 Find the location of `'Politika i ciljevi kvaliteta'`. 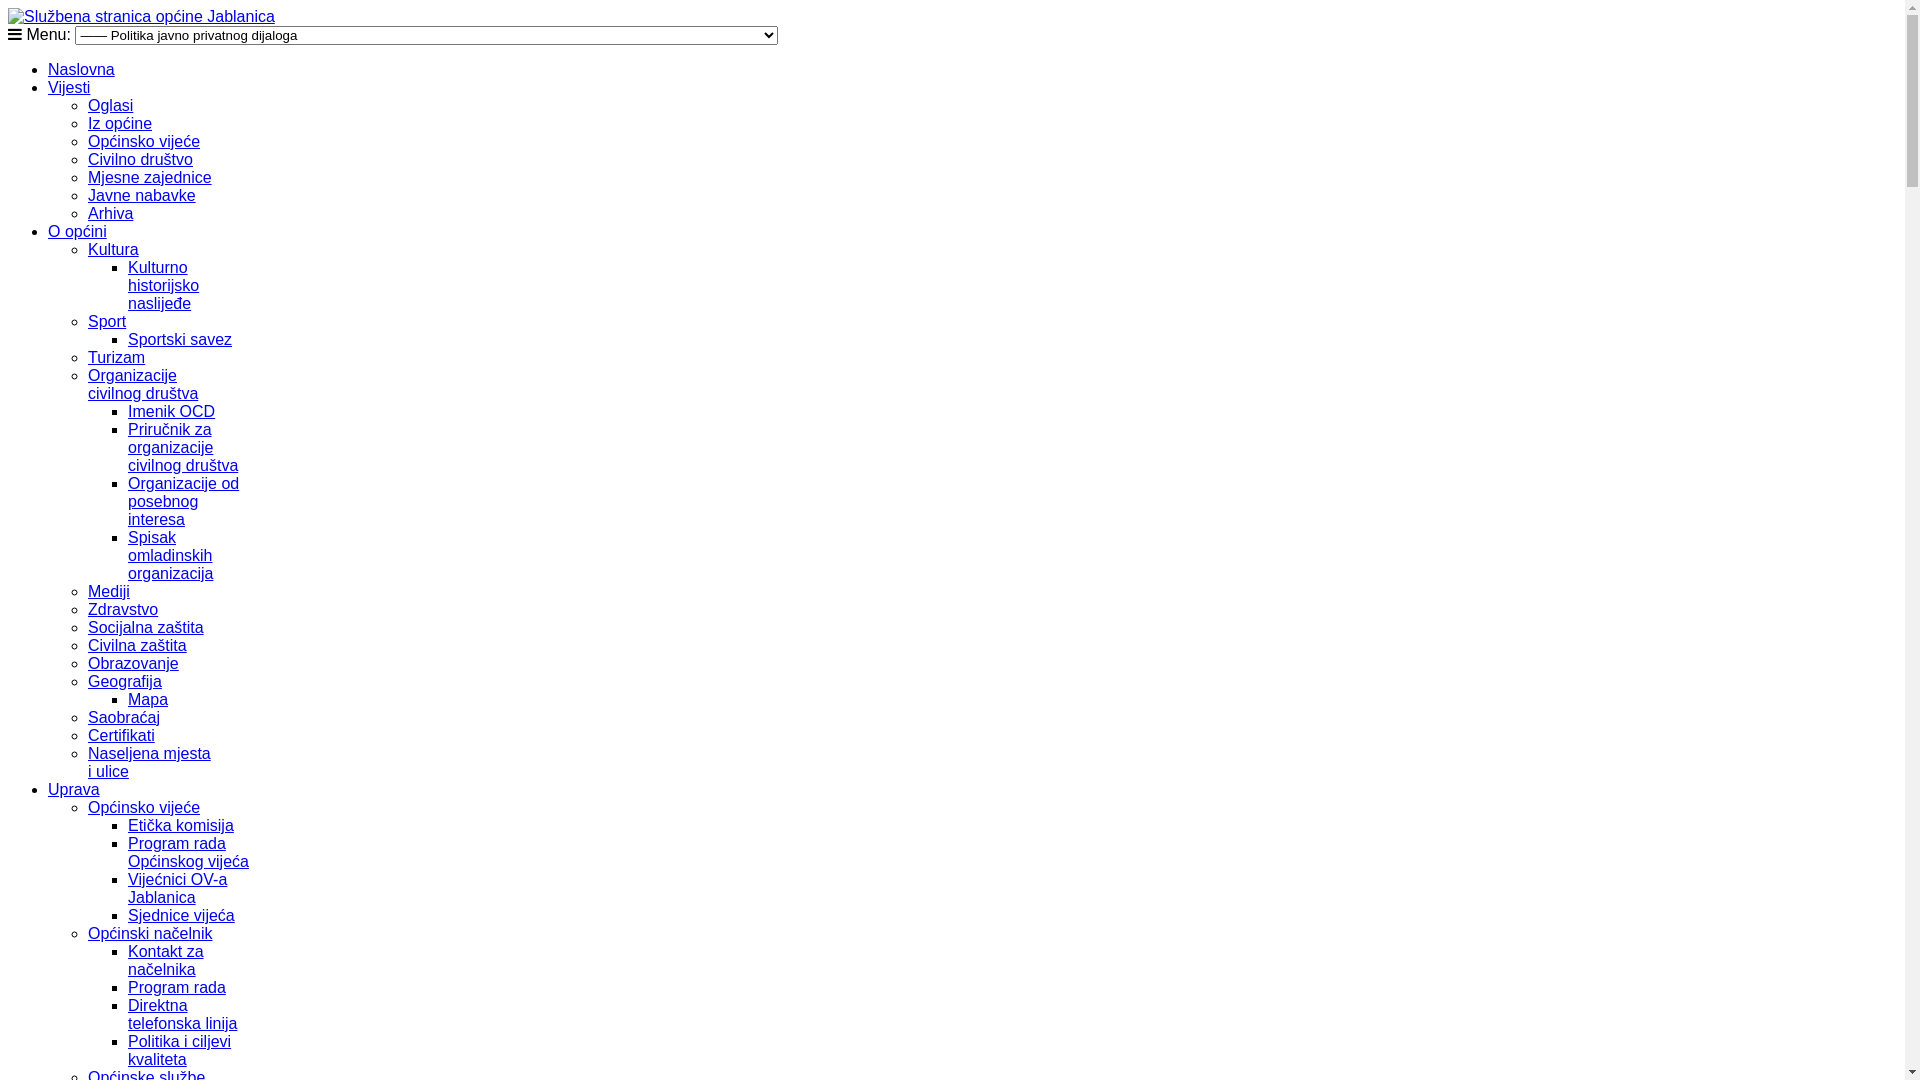

'Politika i ciljevi kvaliteta' is located at coordinates (179, 1049).